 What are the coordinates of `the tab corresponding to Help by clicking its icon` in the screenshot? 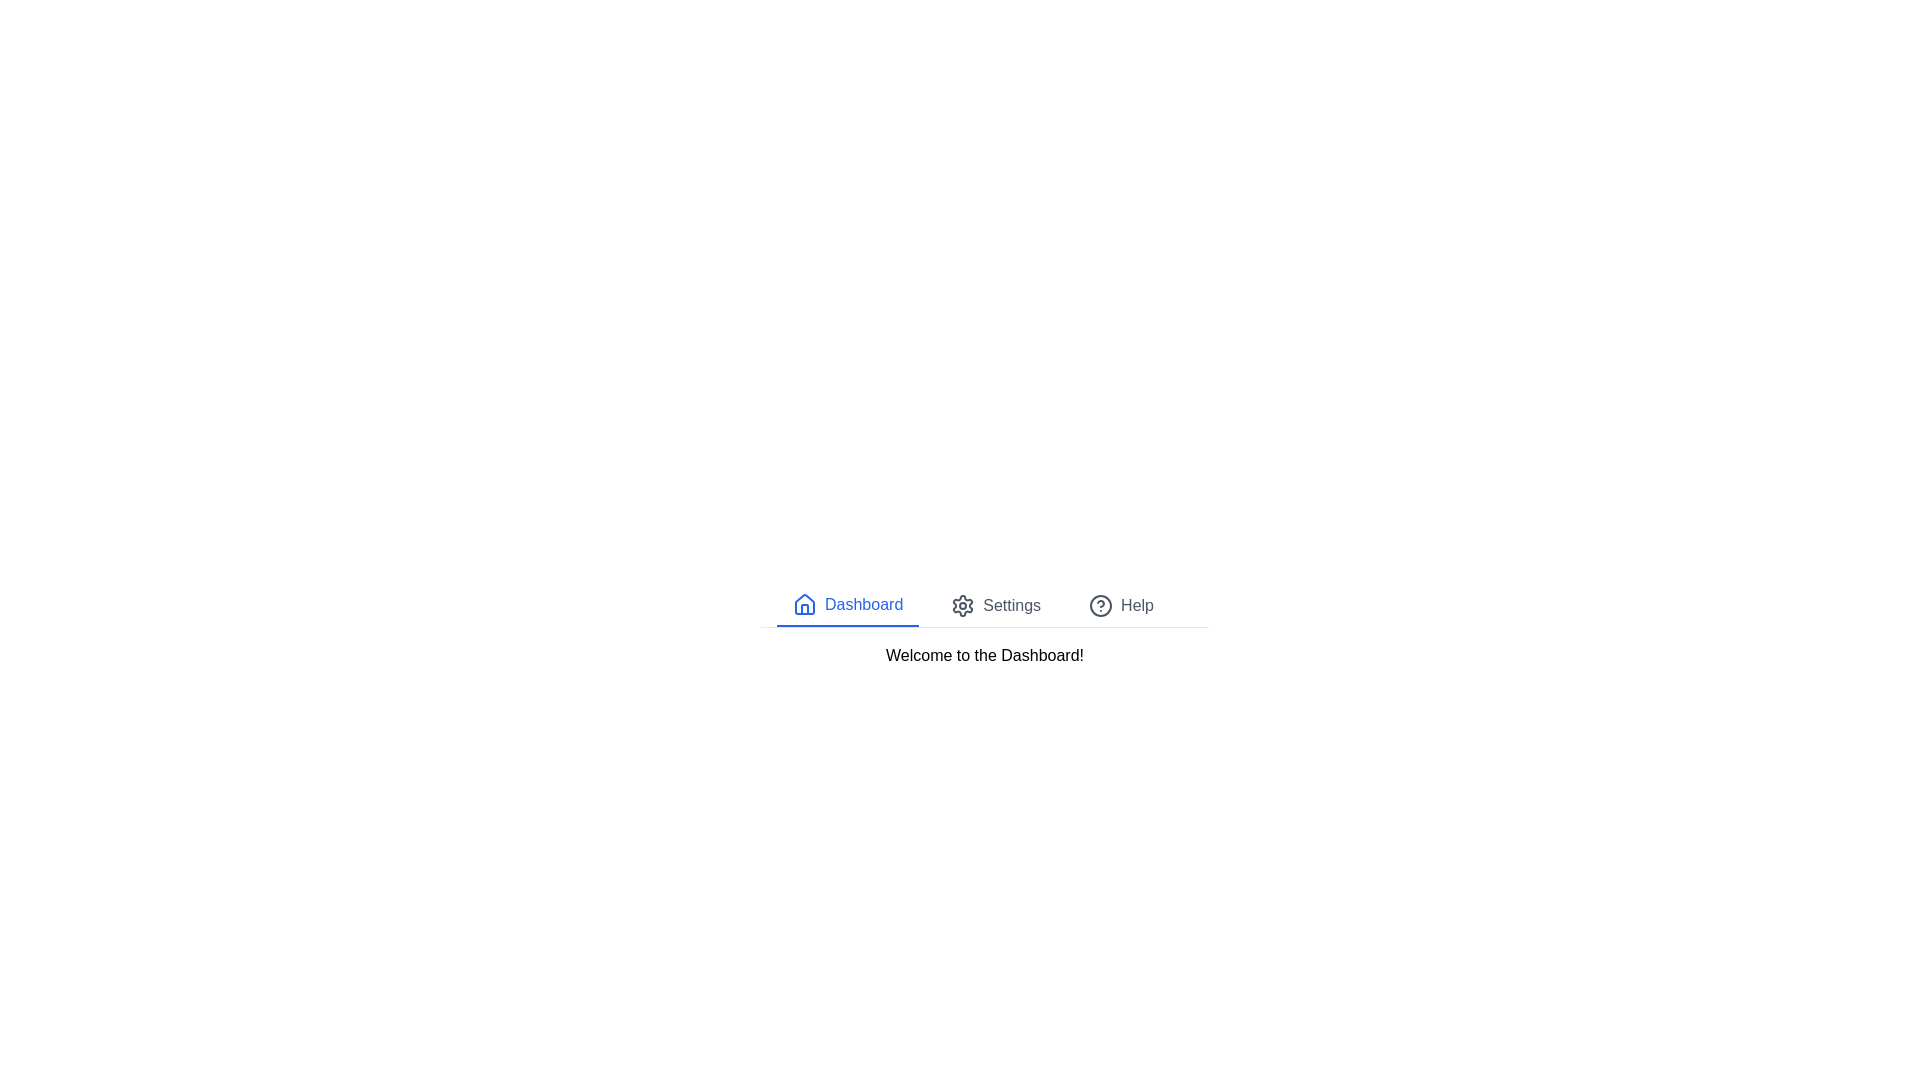 It's located at (1099, 604).